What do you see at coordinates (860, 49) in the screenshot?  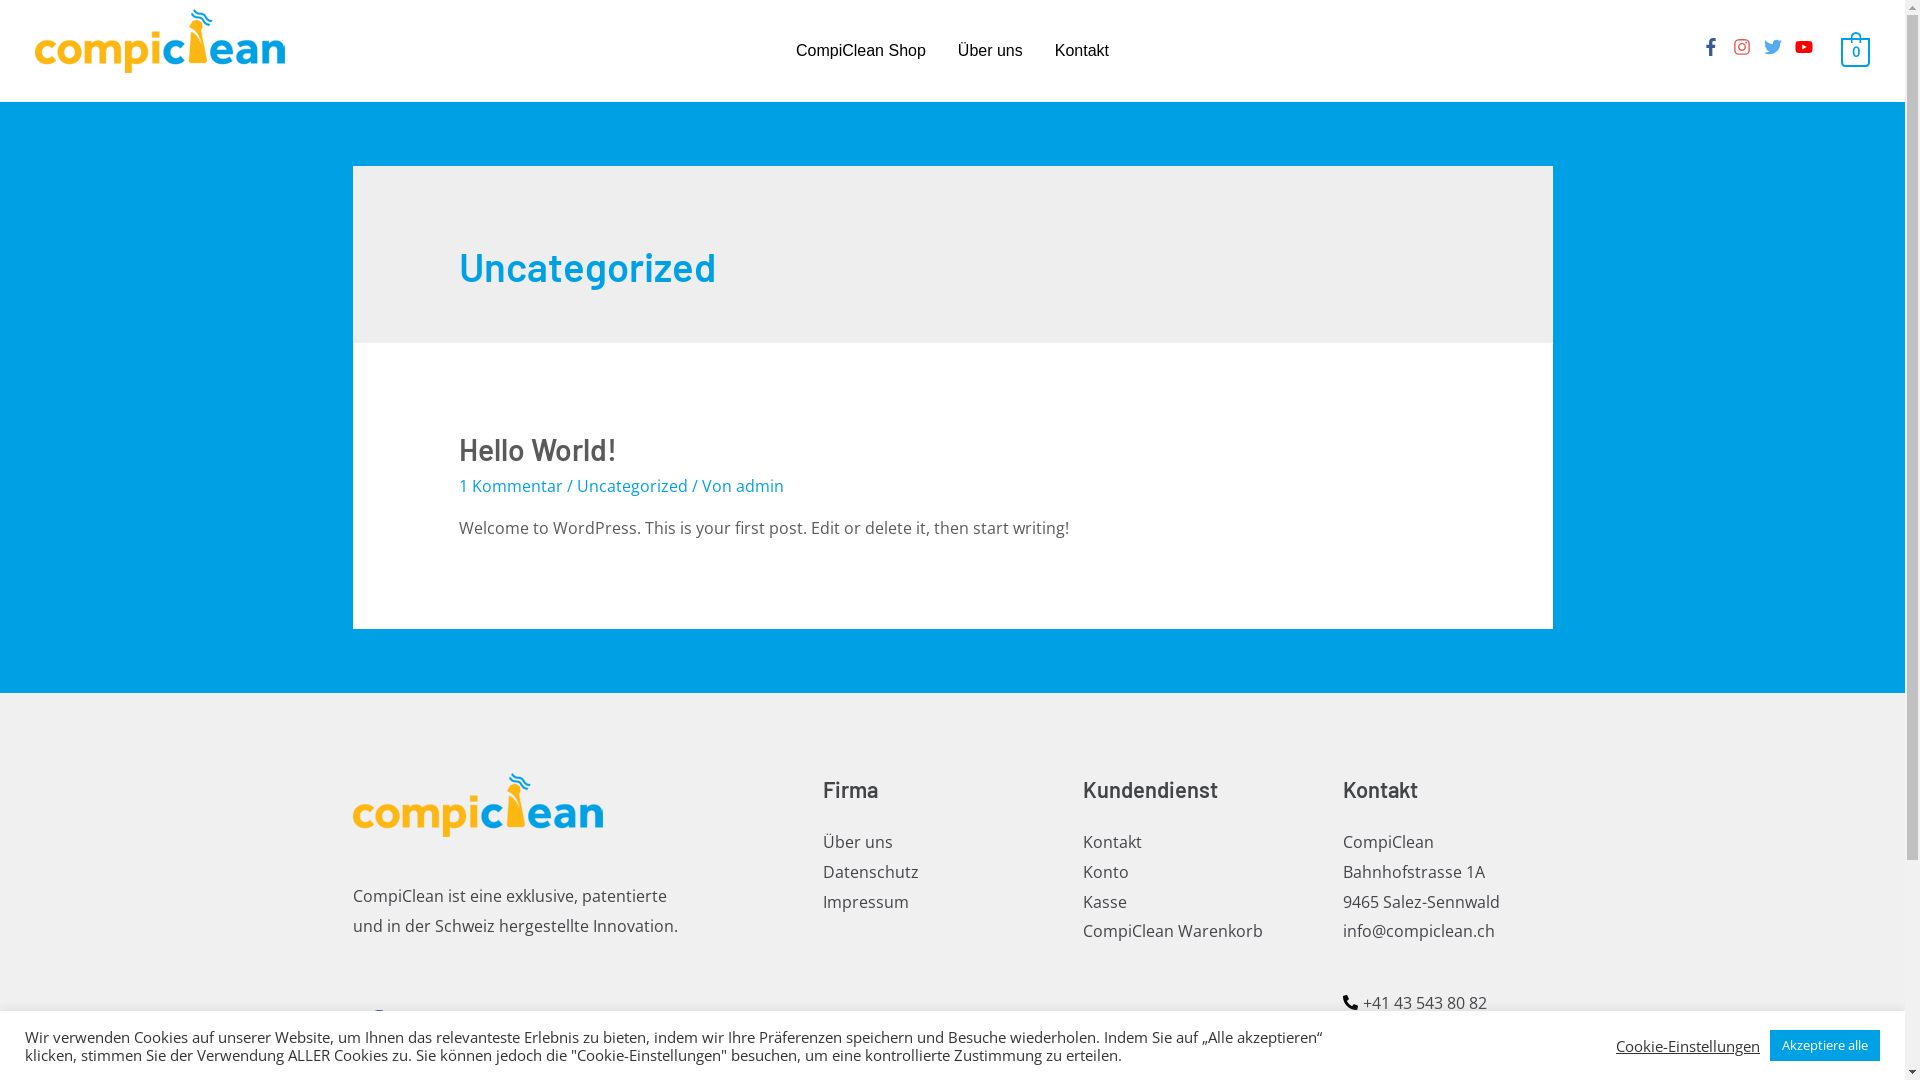 I see `'CompiClean Shop'` at bounding box center [860, 49].